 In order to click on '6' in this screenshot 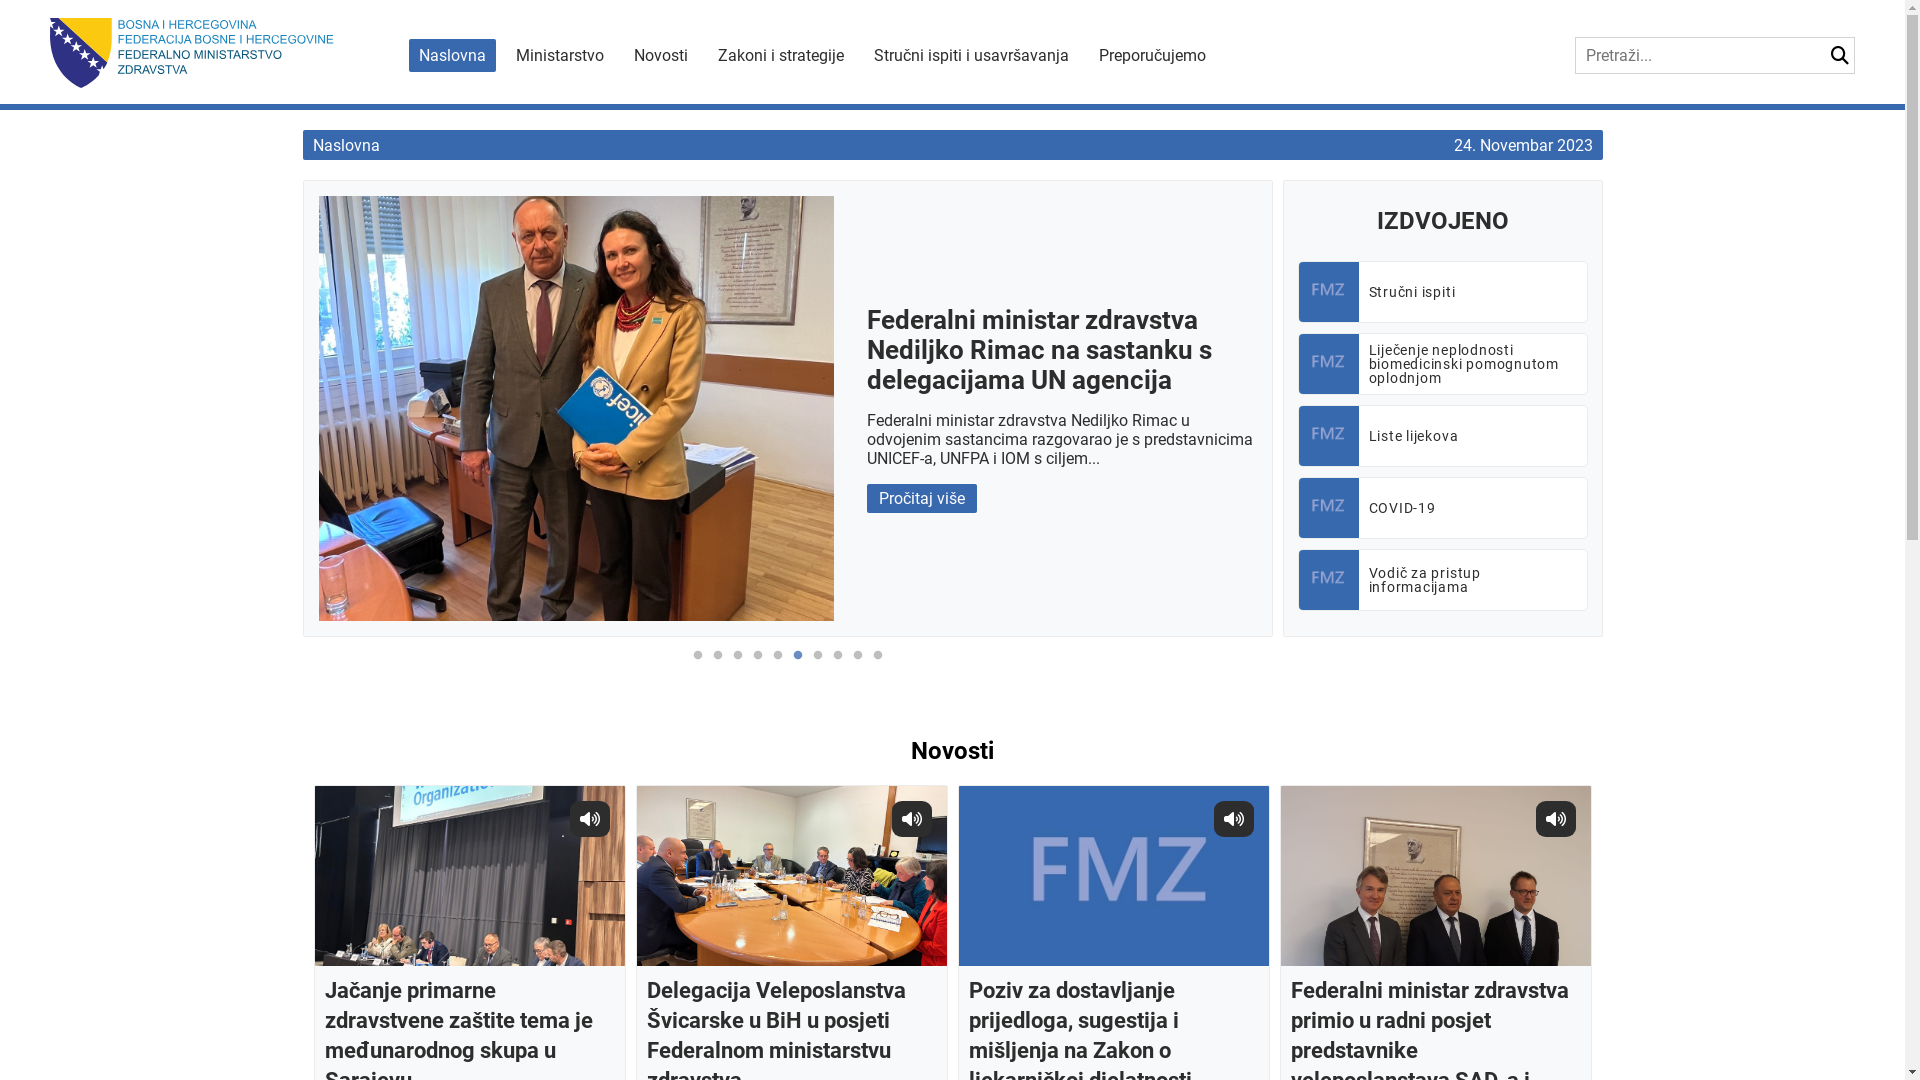, I will do `click(796, 666)`.